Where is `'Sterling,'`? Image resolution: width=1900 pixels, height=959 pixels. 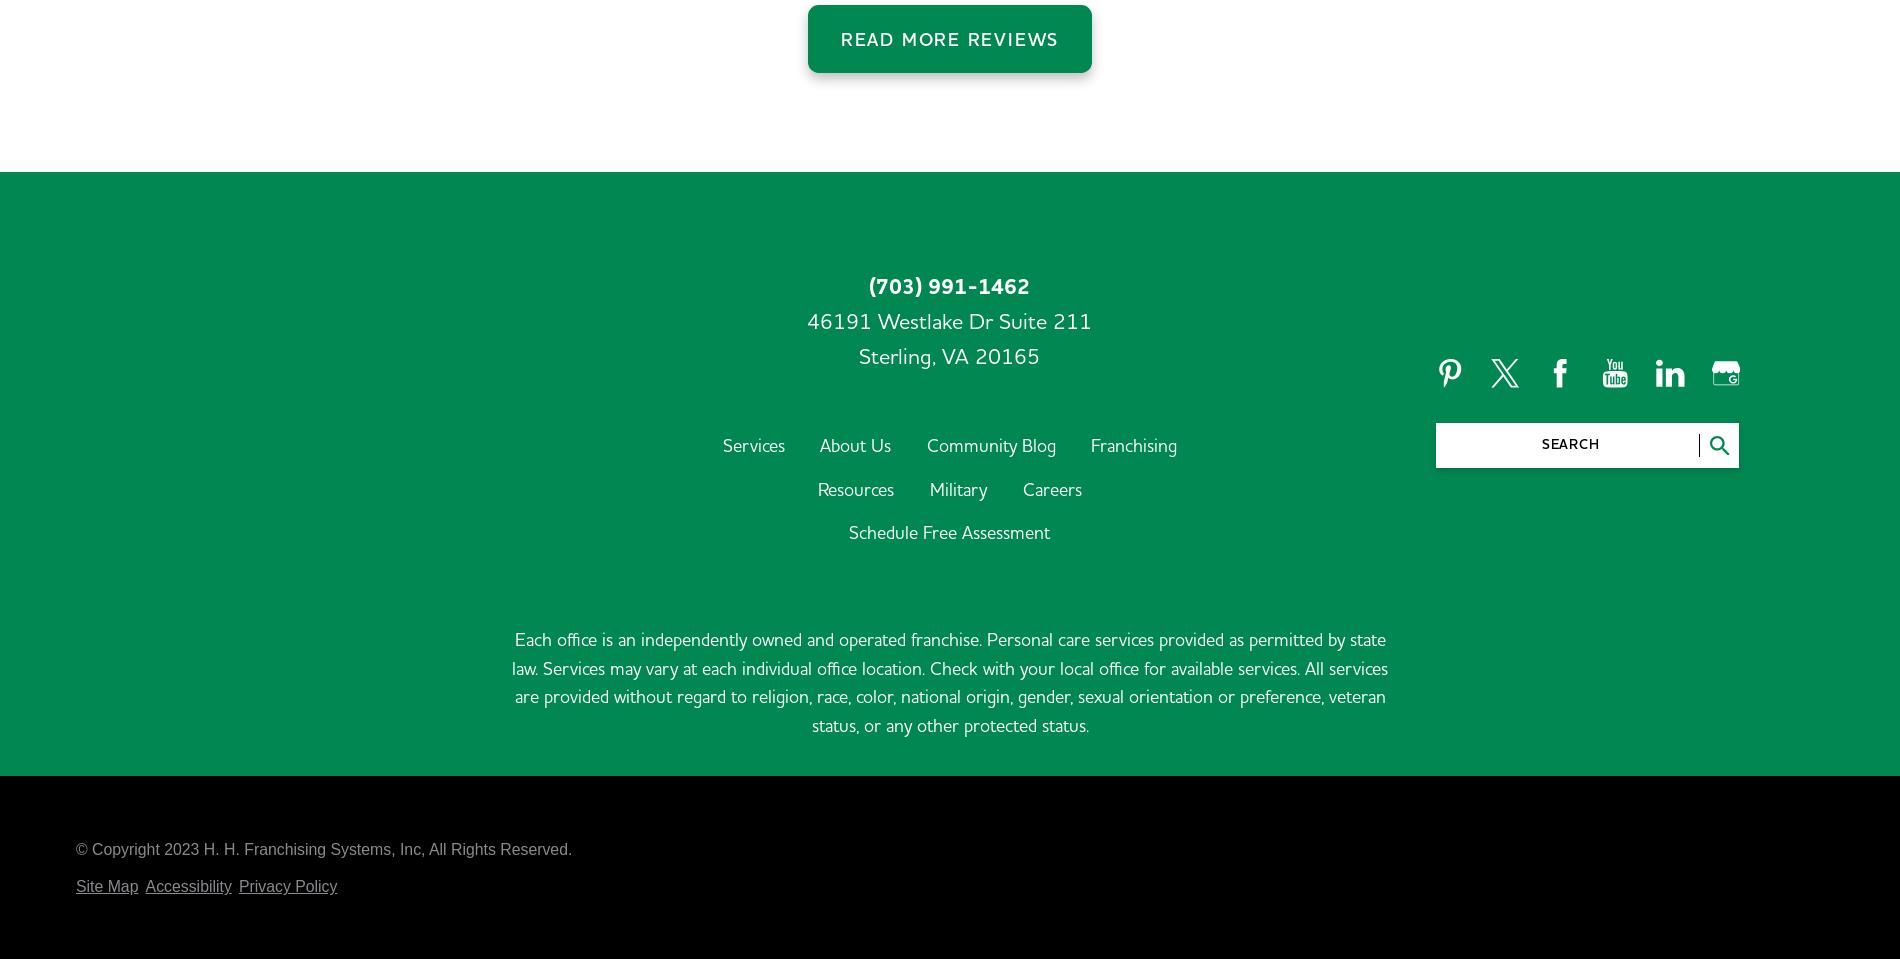
'Sterling,' is located at coordinates (857, 225).